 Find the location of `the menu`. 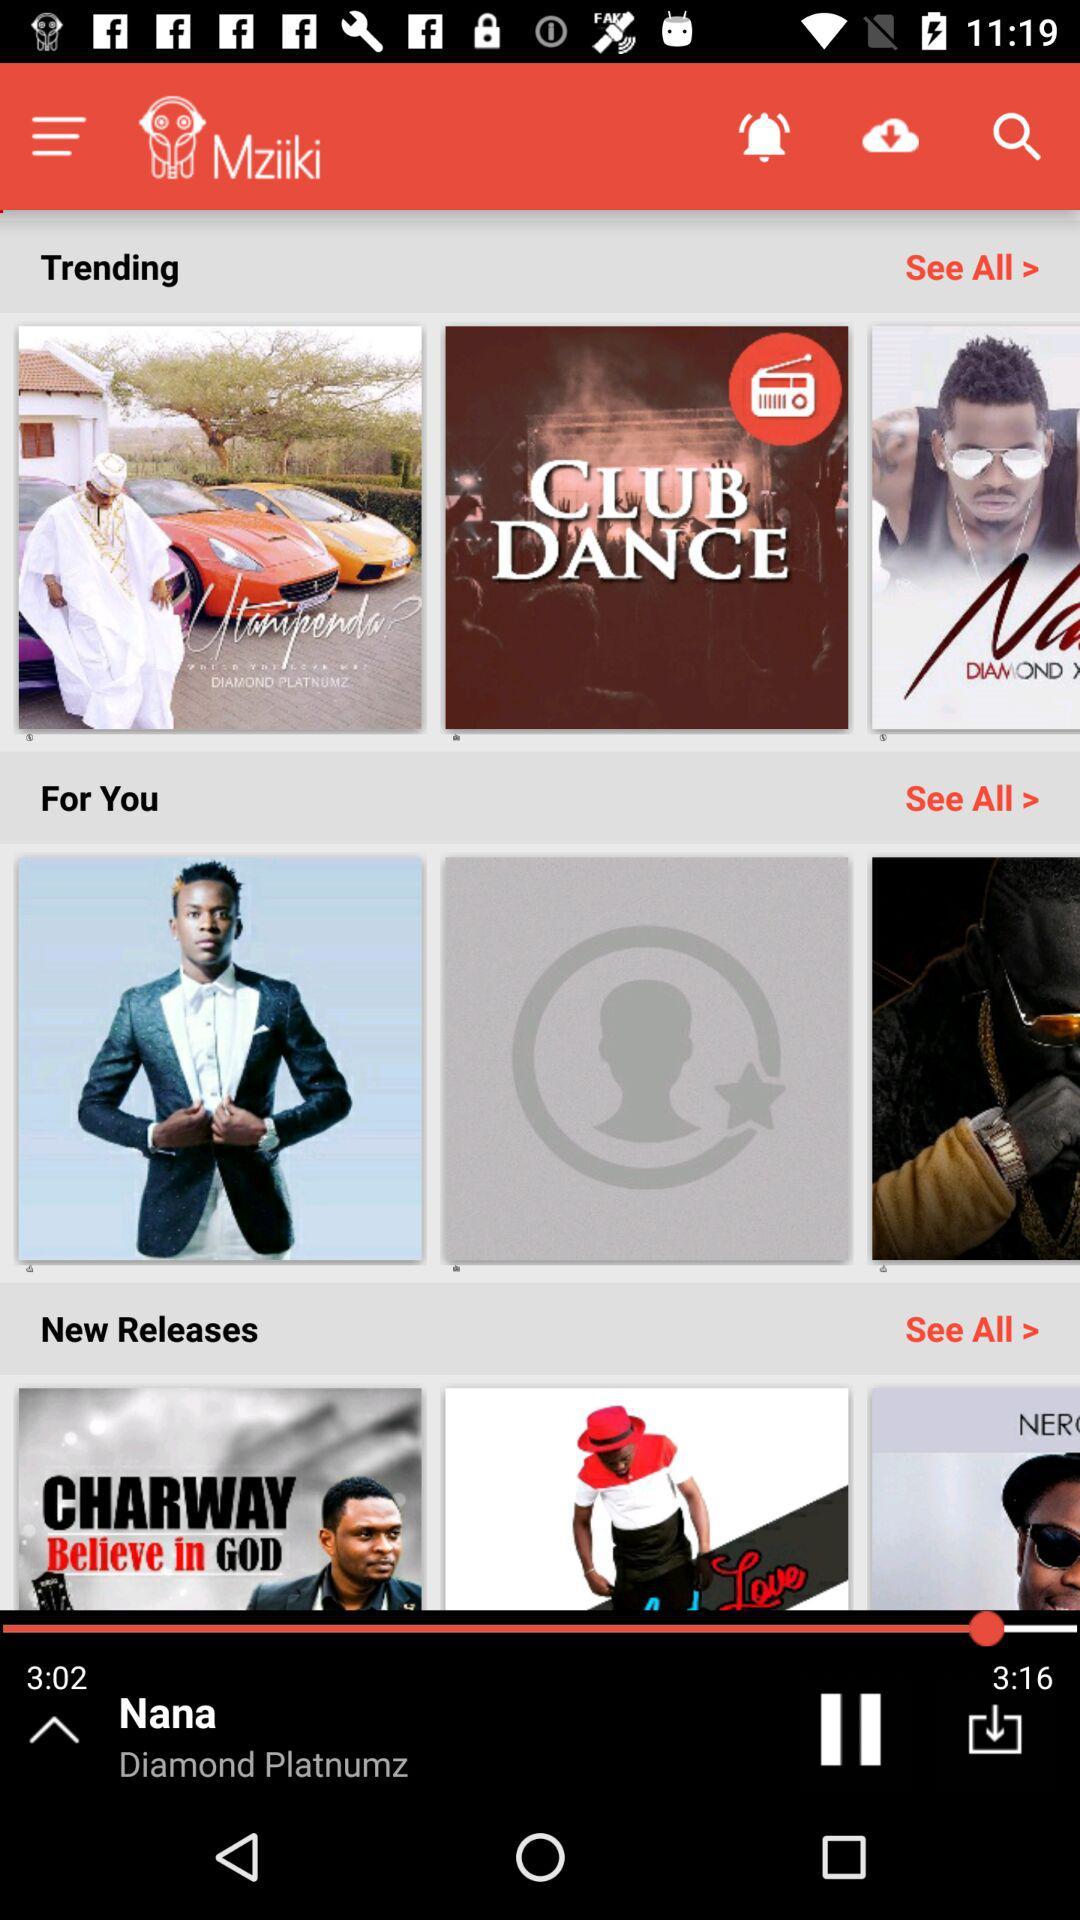

the menu is located at coordinates (57, 135).